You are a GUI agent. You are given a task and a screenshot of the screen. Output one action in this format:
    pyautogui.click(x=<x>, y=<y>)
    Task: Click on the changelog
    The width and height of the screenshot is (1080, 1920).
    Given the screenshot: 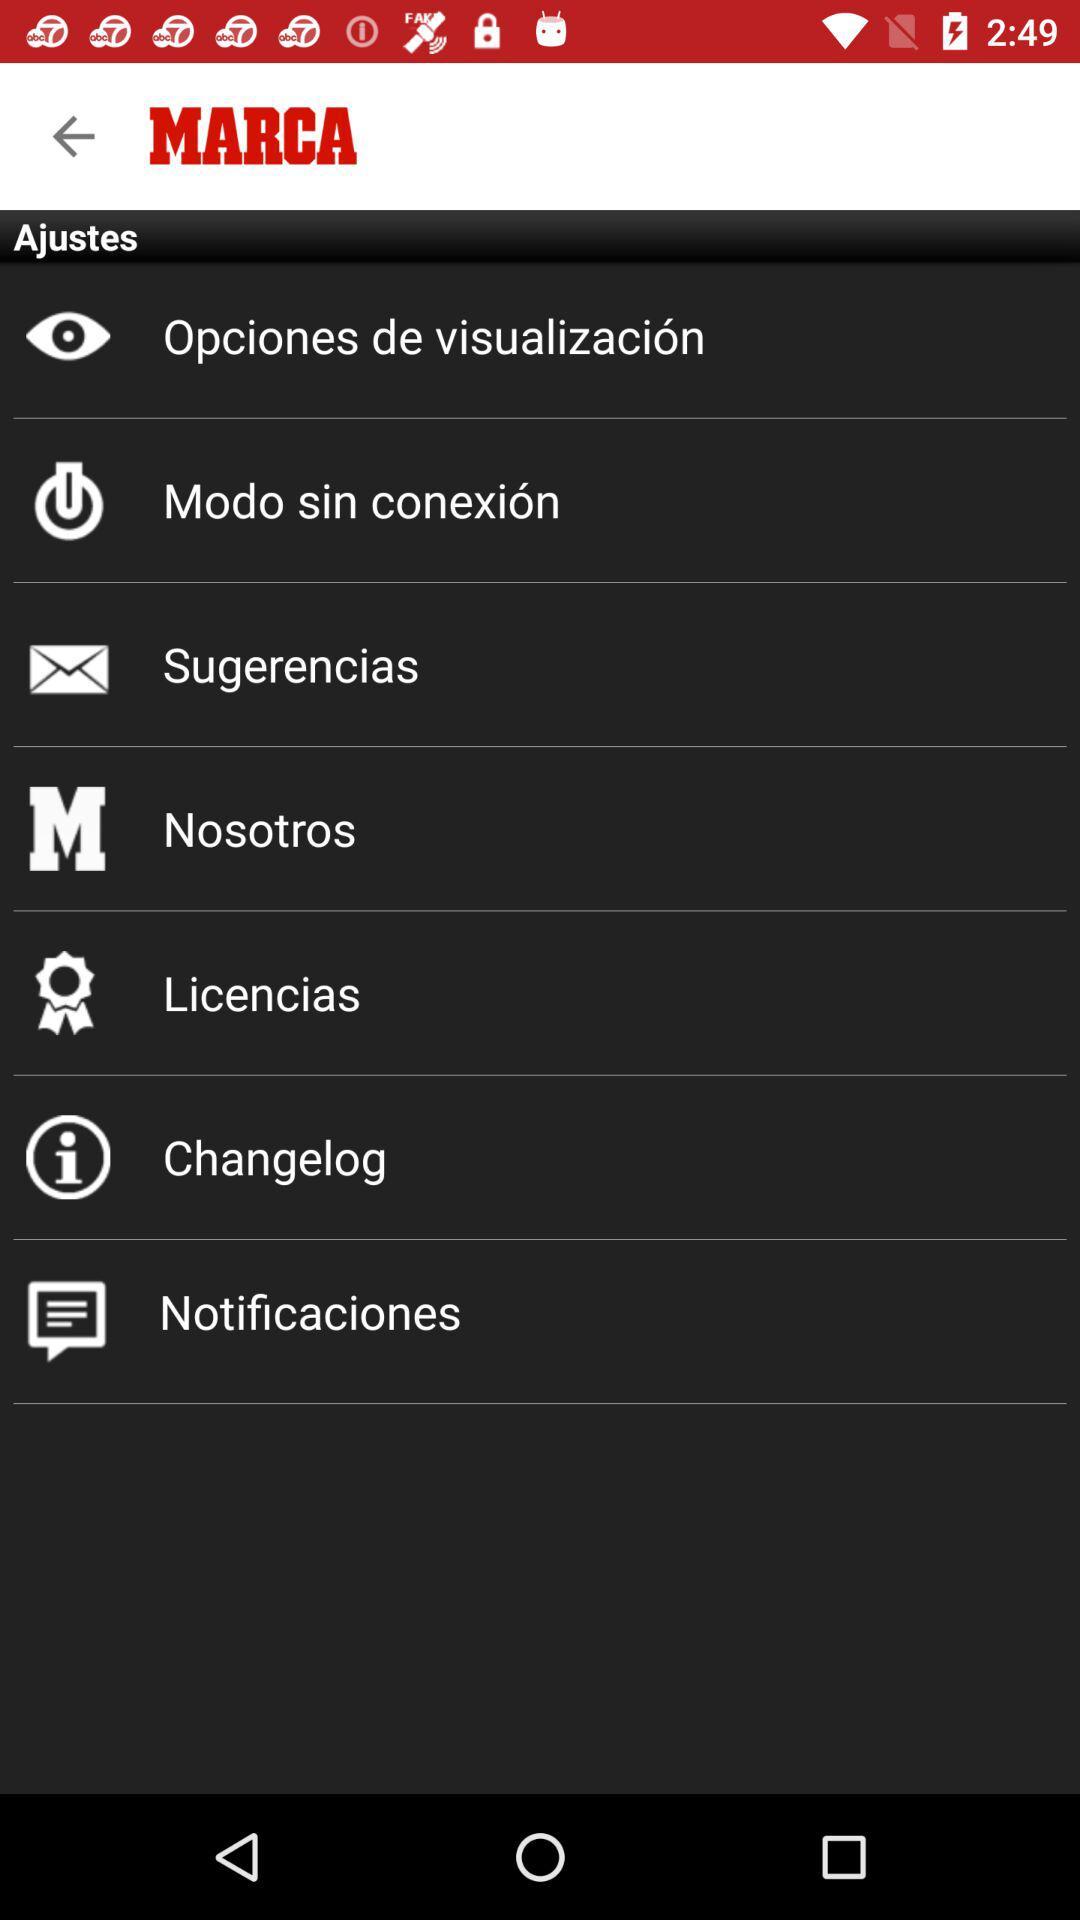 What is the action you would take?
    pyautogui.click(x=540, y=1157)
    